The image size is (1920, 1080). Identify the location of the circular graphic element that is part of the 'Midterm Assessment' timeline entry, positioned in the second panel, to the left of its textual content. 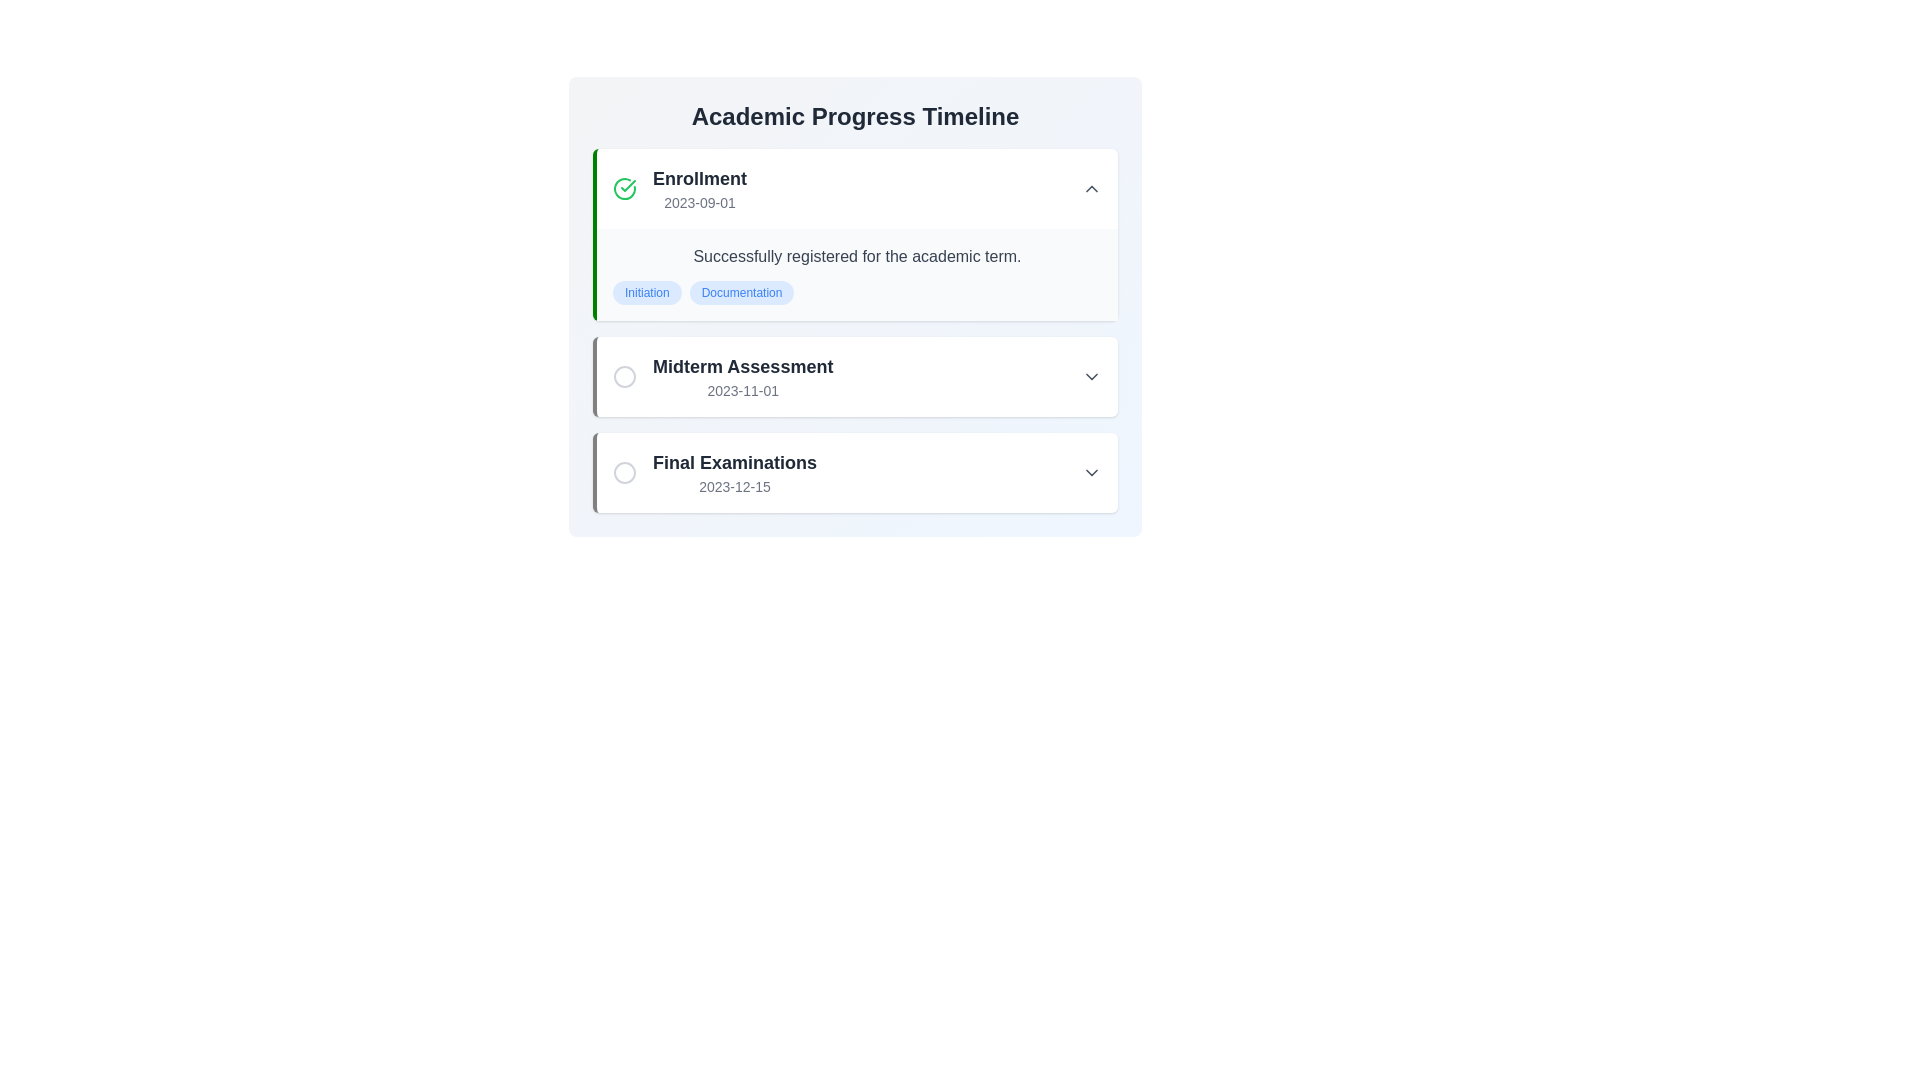
(623, 377).